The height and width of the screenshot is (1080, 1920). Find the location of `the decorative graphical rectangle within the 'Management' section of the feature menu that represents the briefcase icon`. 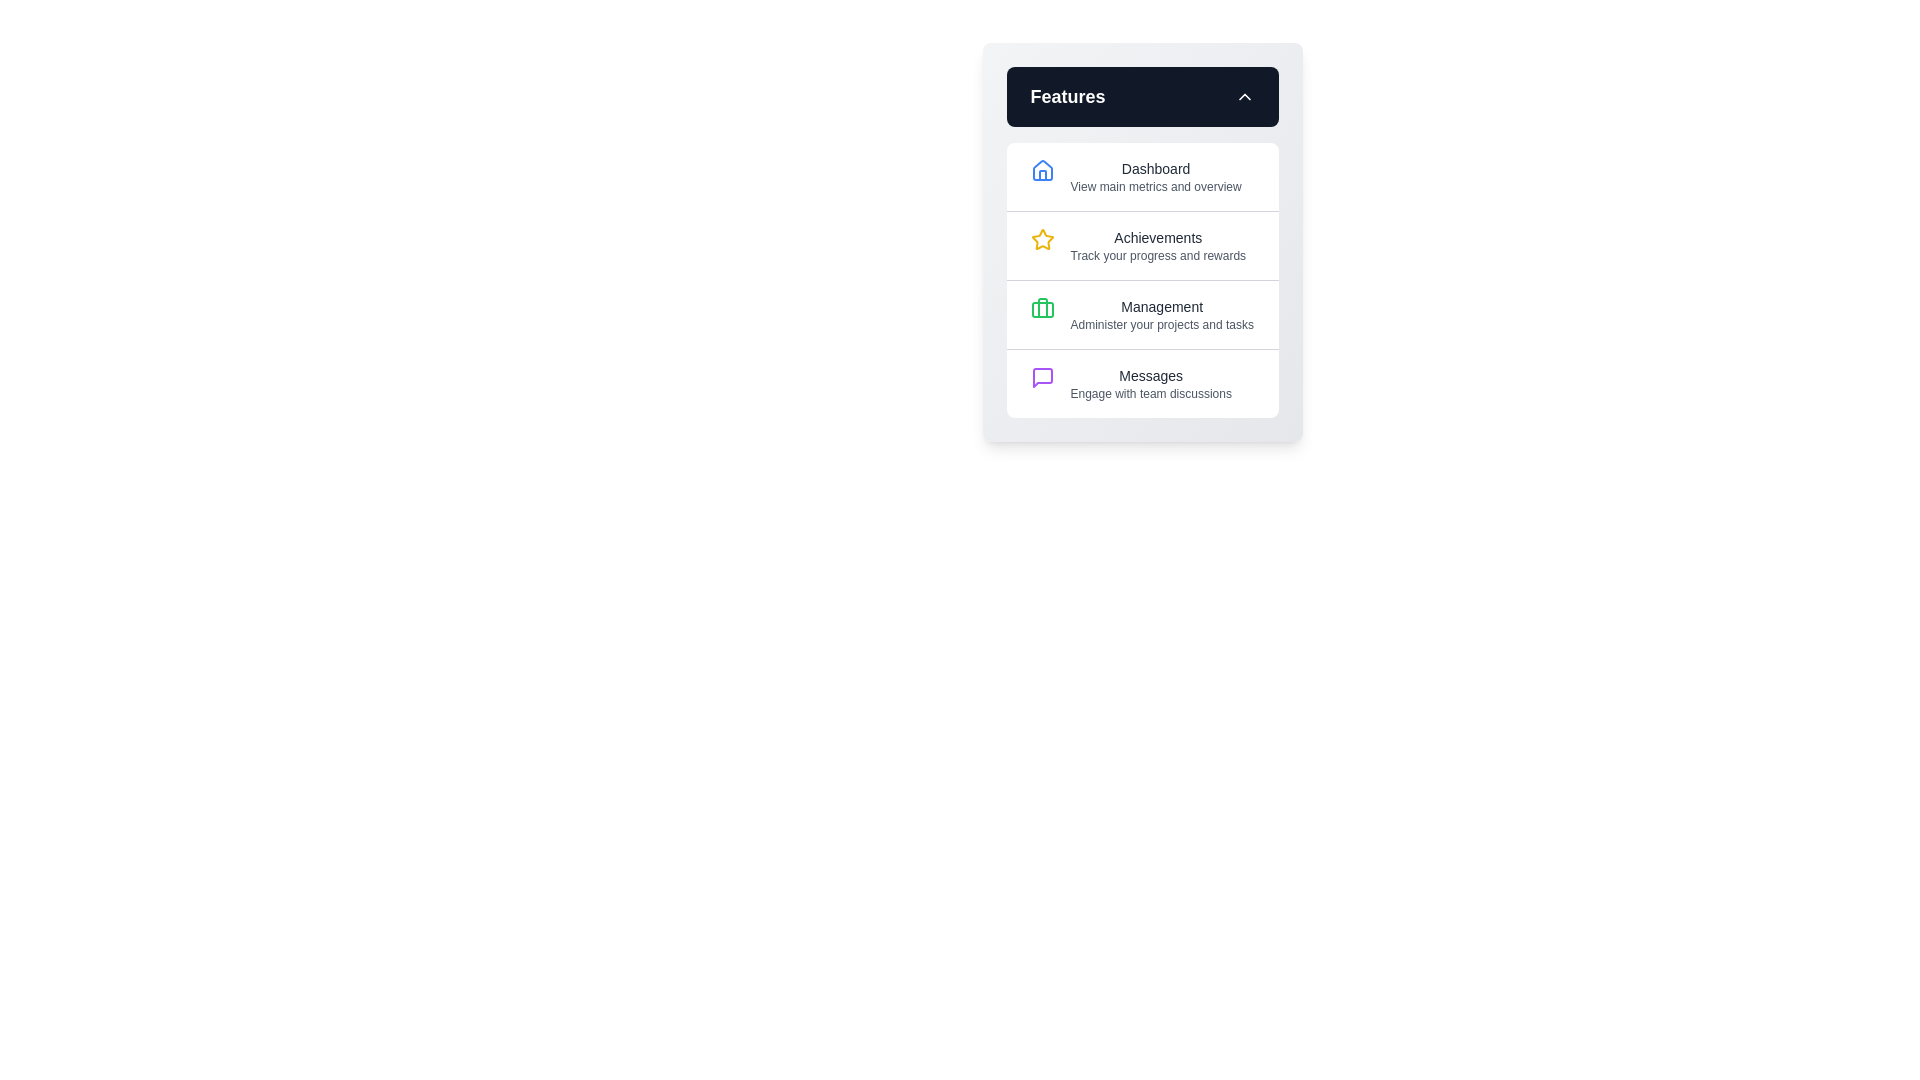

the decorative graphical rectangle within the 'Management' section of the feature menu that represents the briefcase icon is located at coordinates (1041, 309).